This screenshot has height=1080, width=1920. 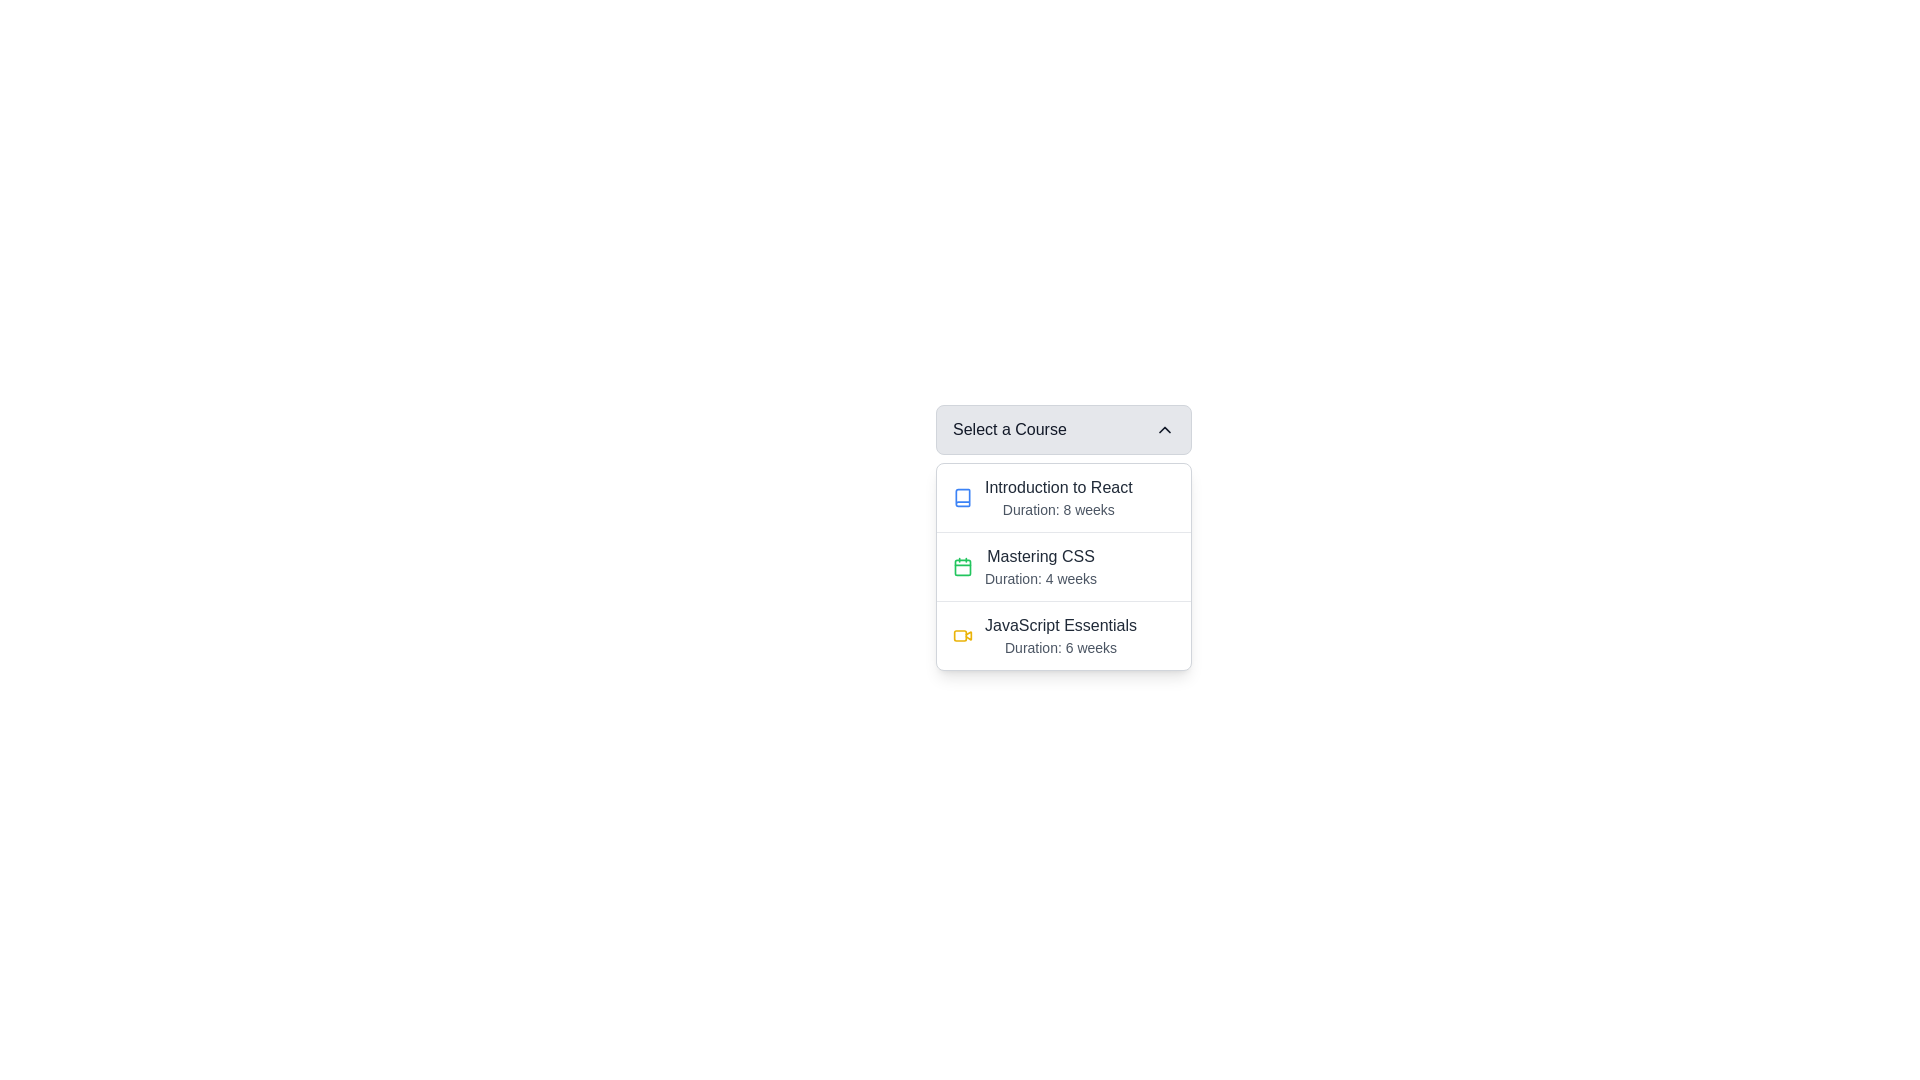 What do you see at coordinates (1063, 496) in the screenshot?
I see `the first list item entry displaying the course 'Introduction to React'` at bounding box center [1063, 496].